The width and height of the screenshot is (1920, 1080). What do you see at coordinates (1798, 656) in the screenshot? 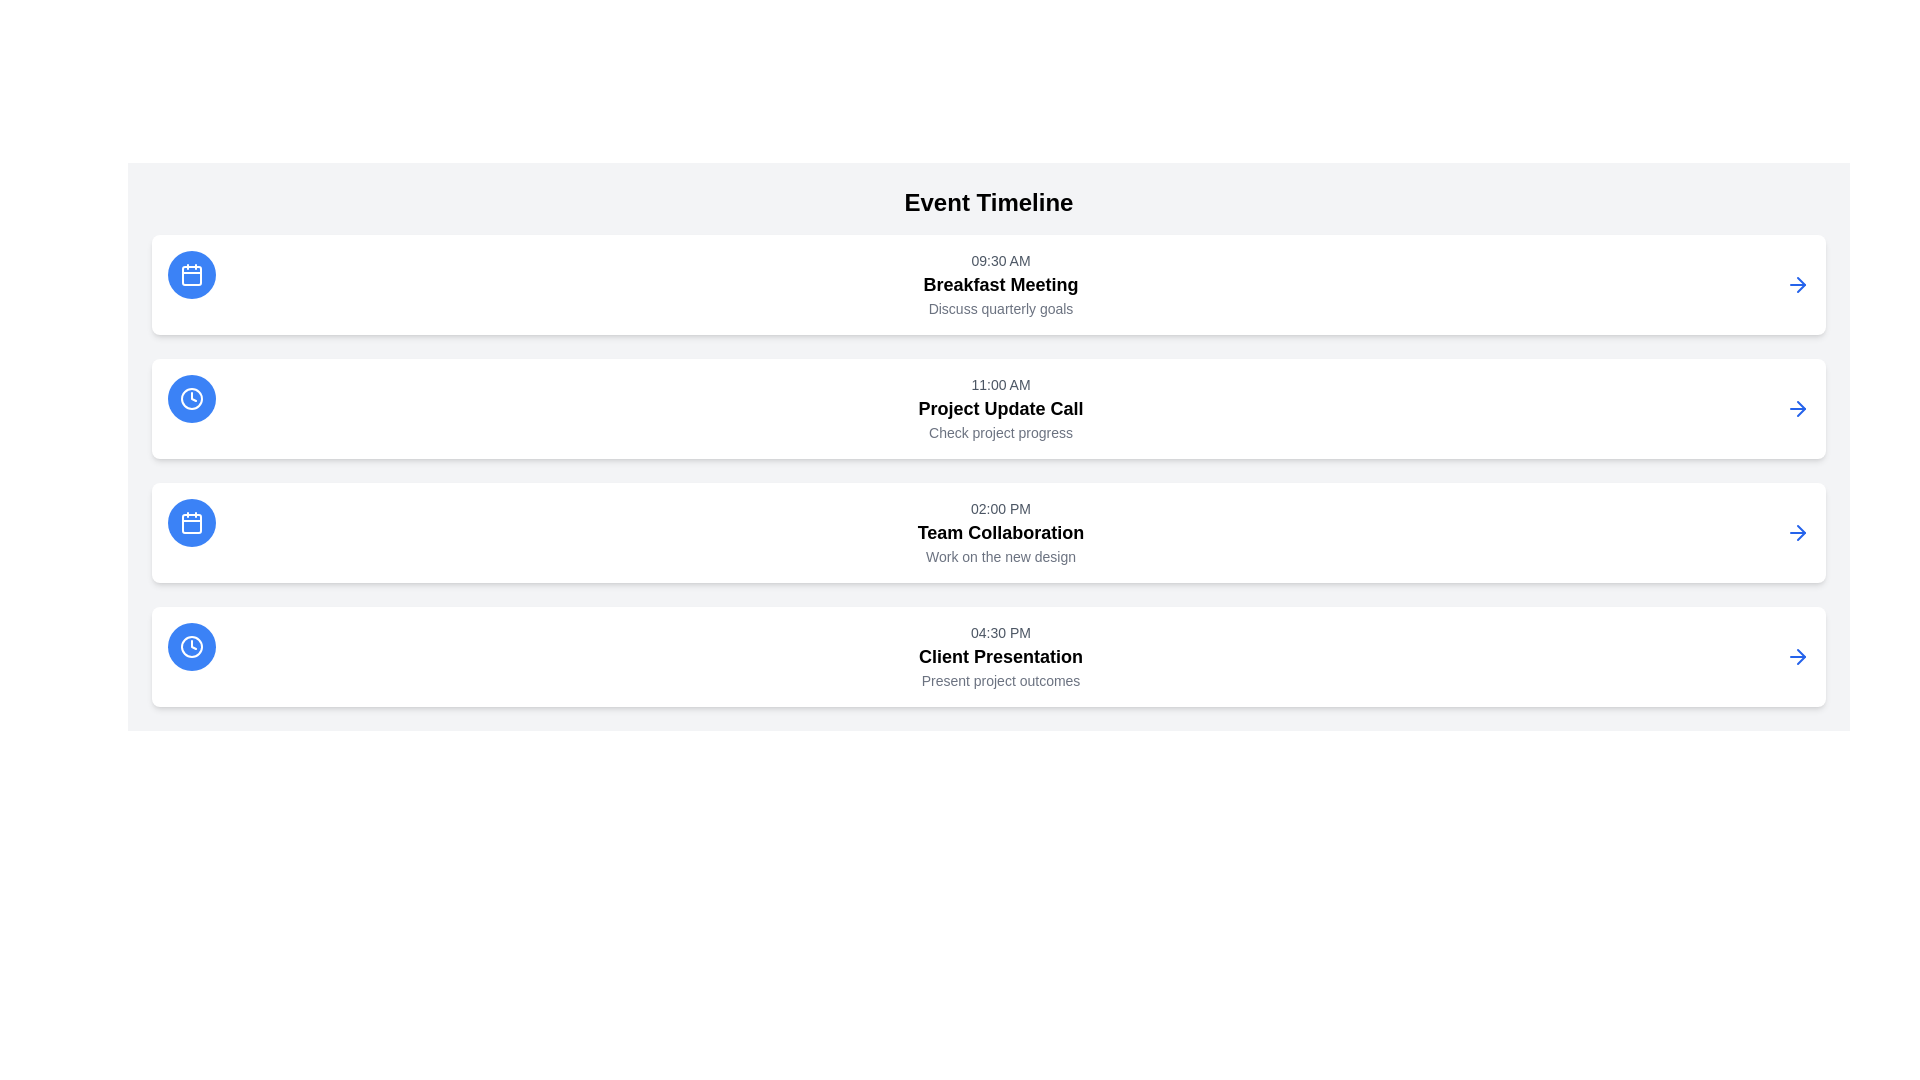
I see `the right-facing blue arrow icon located within the white rectangular card for the 'Client Presentation' event at 04:30 PM` at bounding box center [1798, 656].